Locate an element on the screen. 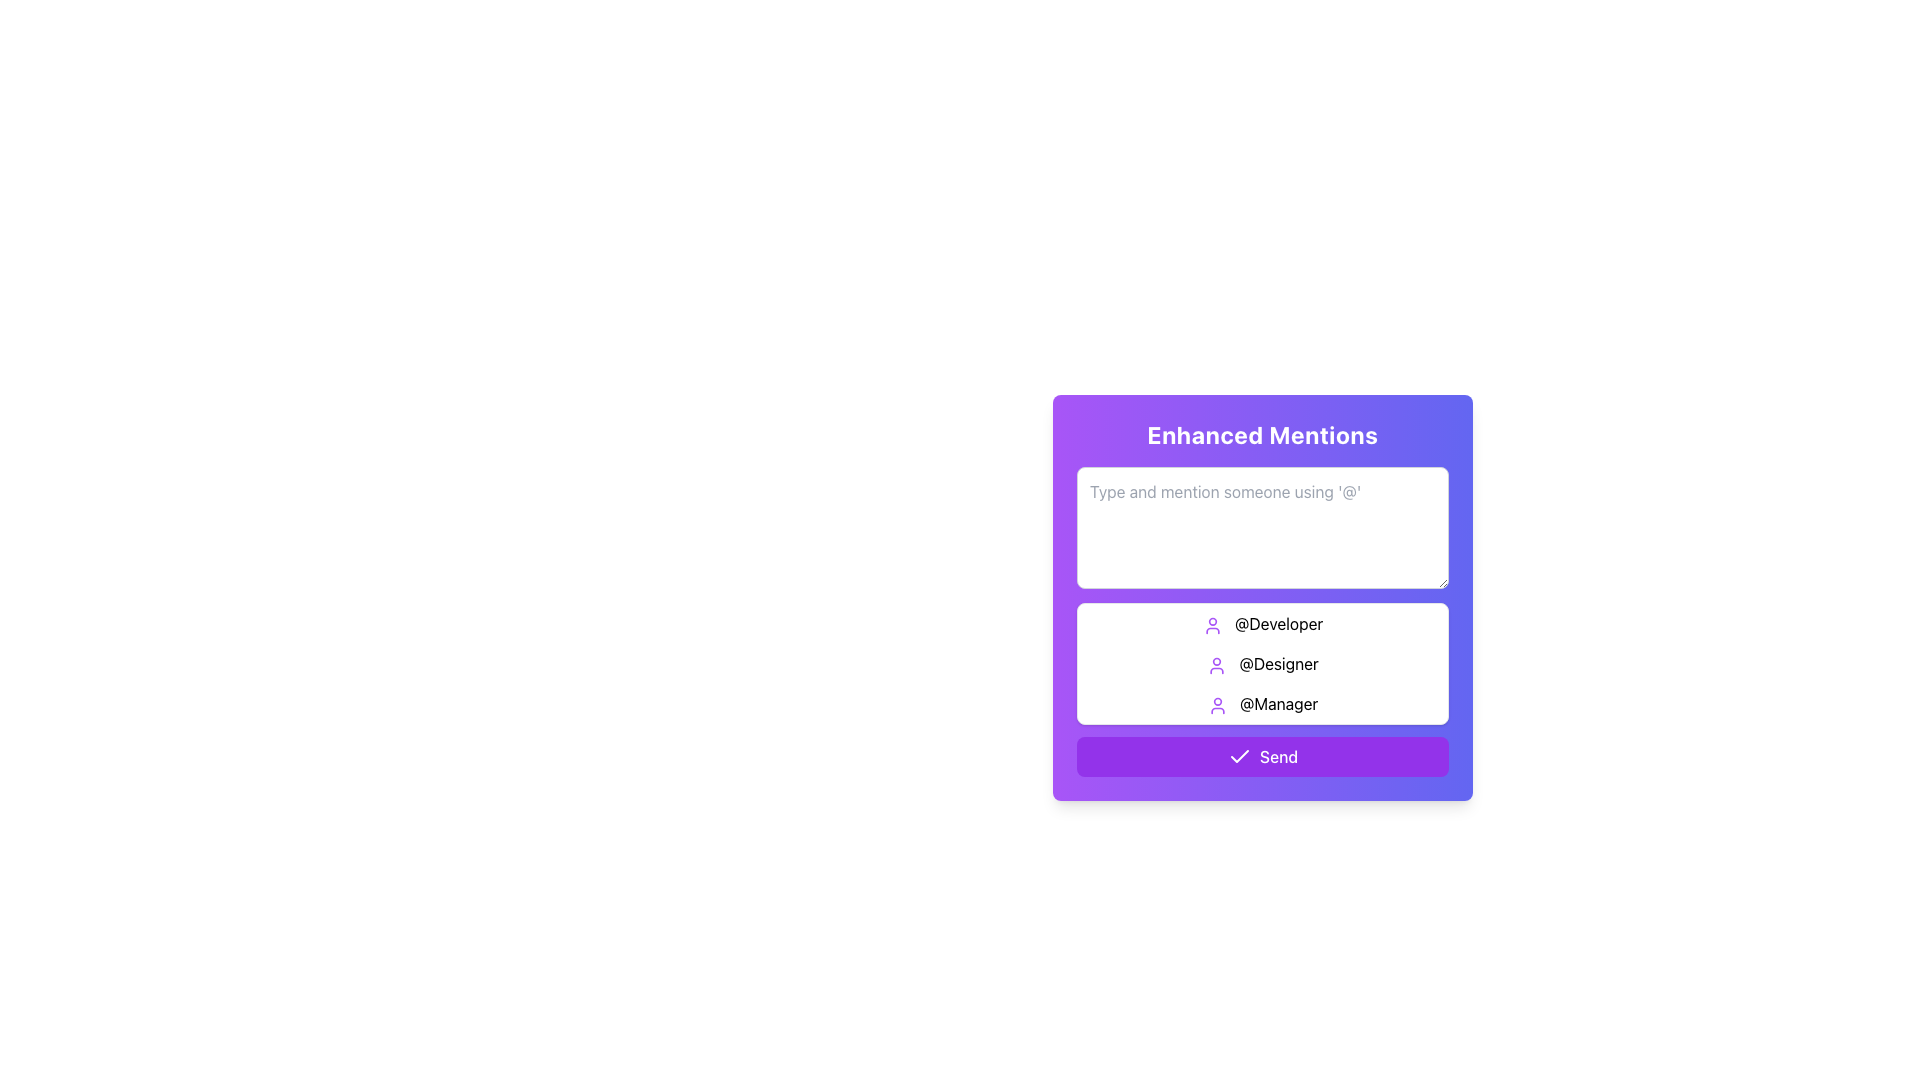 The image size is (1920, 1080). the text input area with the placeholder 'Type and mention someone using @', located below the 'Enhanced Mentions' header is located at coordinates (1261, 595).